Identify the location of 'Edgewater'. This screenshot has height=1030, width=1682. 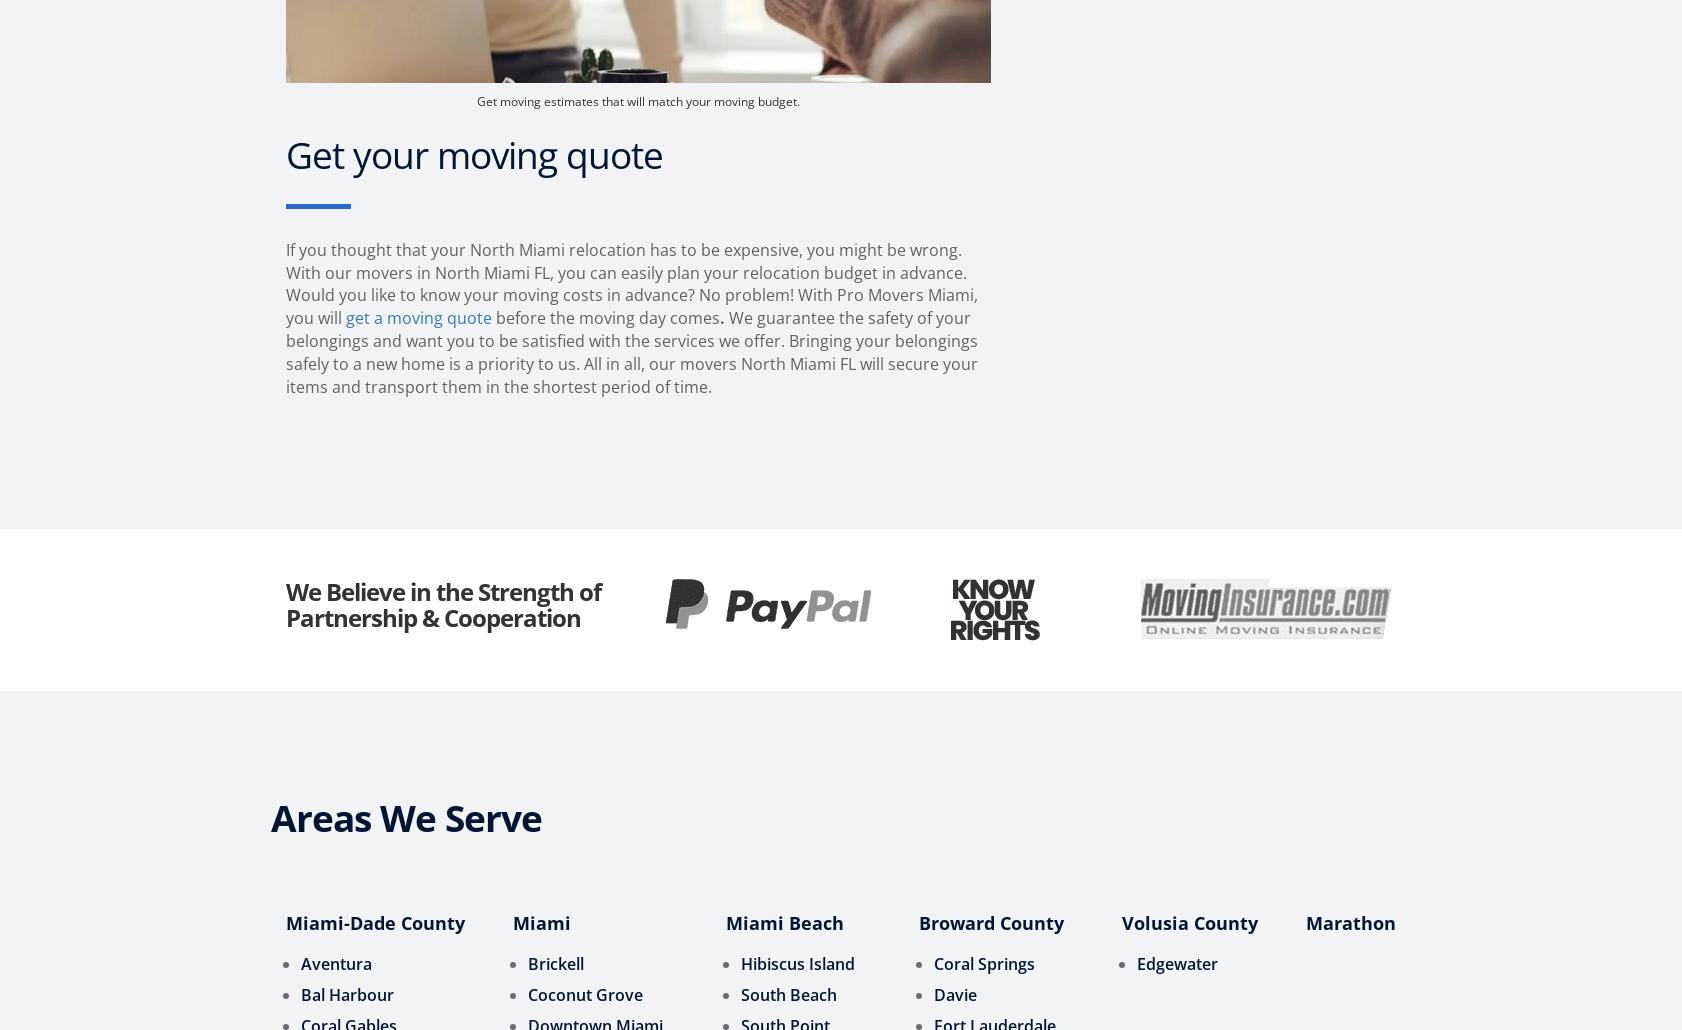
(1135, 962).